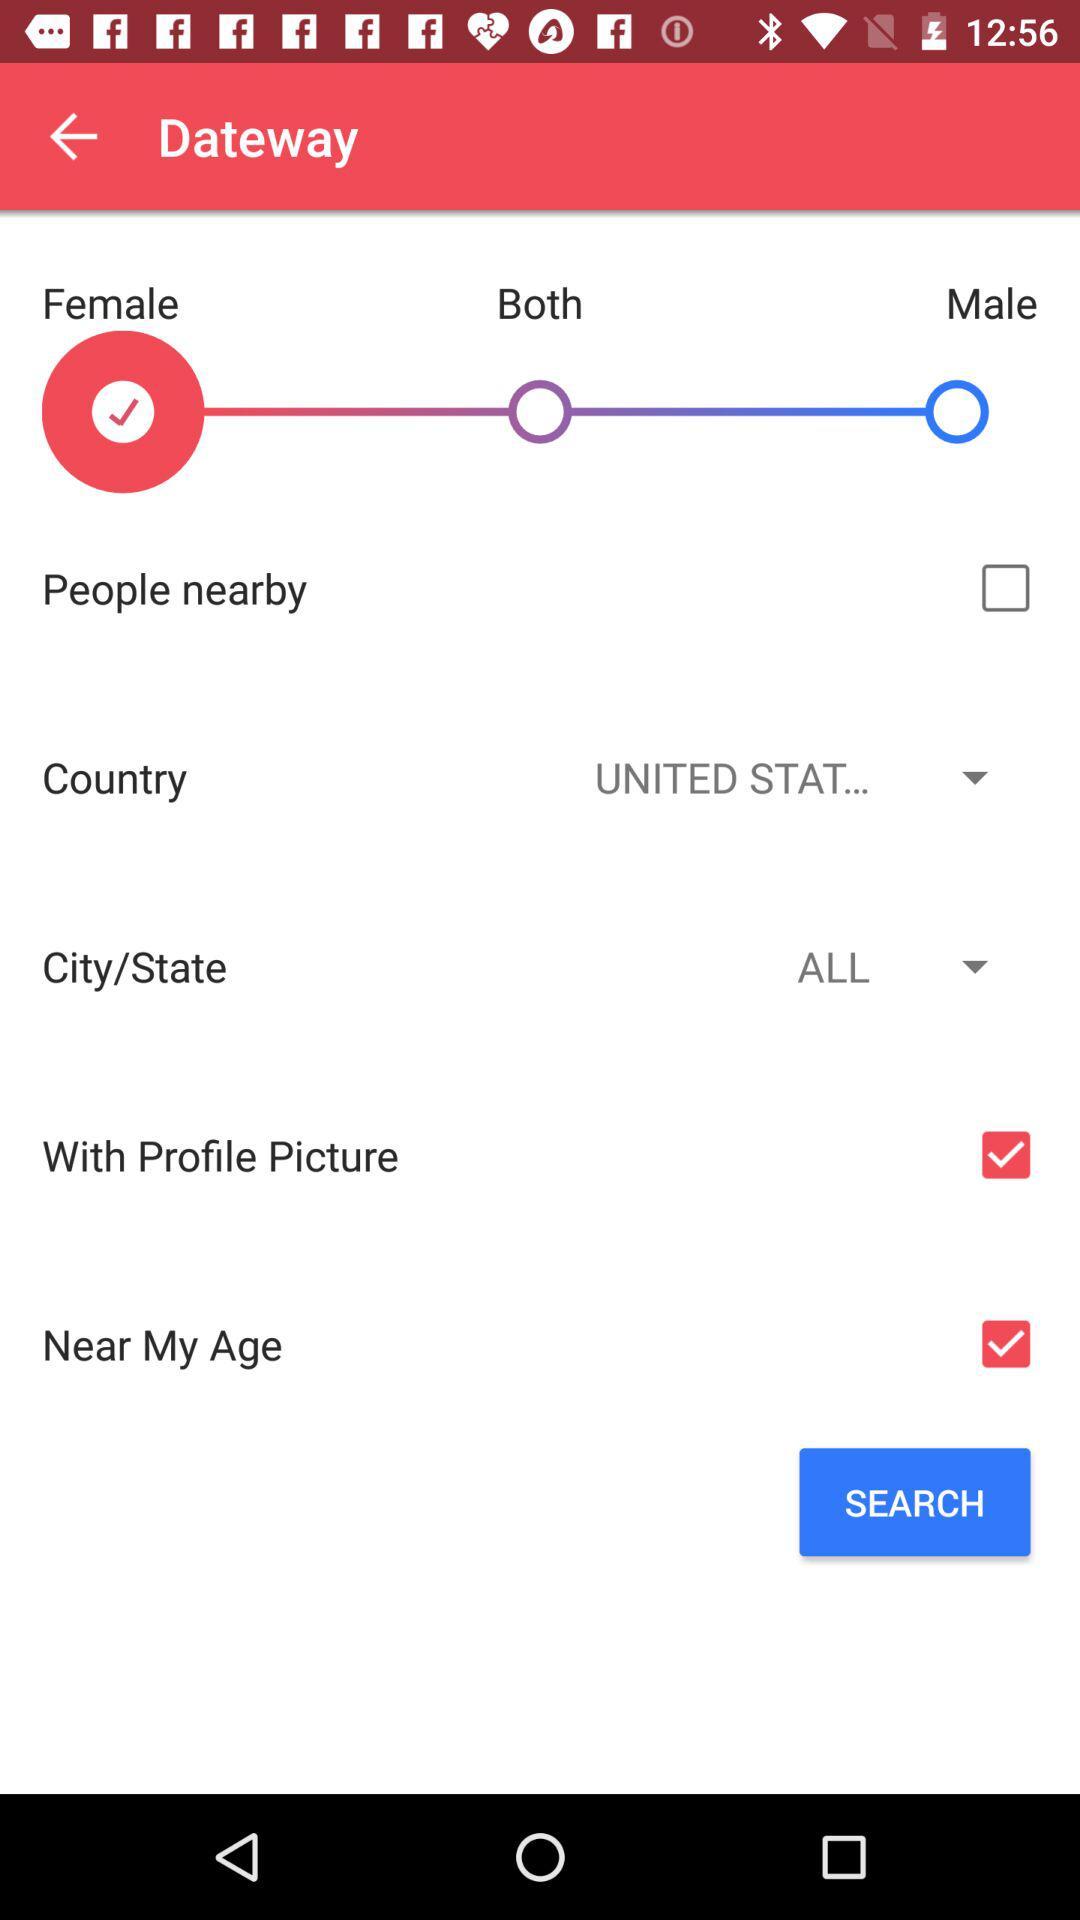 This screenshot has width=1080, height=1920. Describe the element at coordinates (1006, 586) in the screenshot. I see `the checkbox which is right to people nearby` at that location.